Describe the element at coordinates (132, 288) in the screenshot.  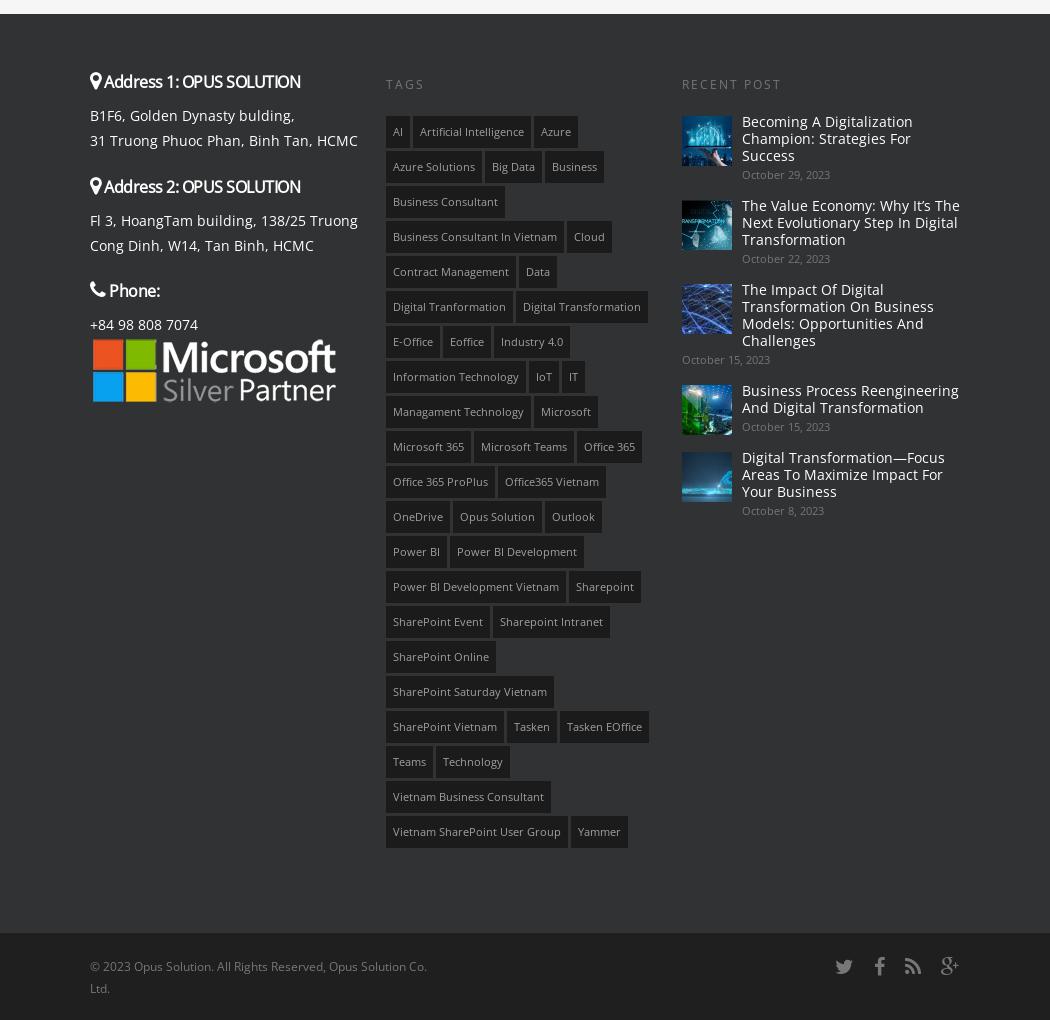
I see `'Phone:'` at that location.